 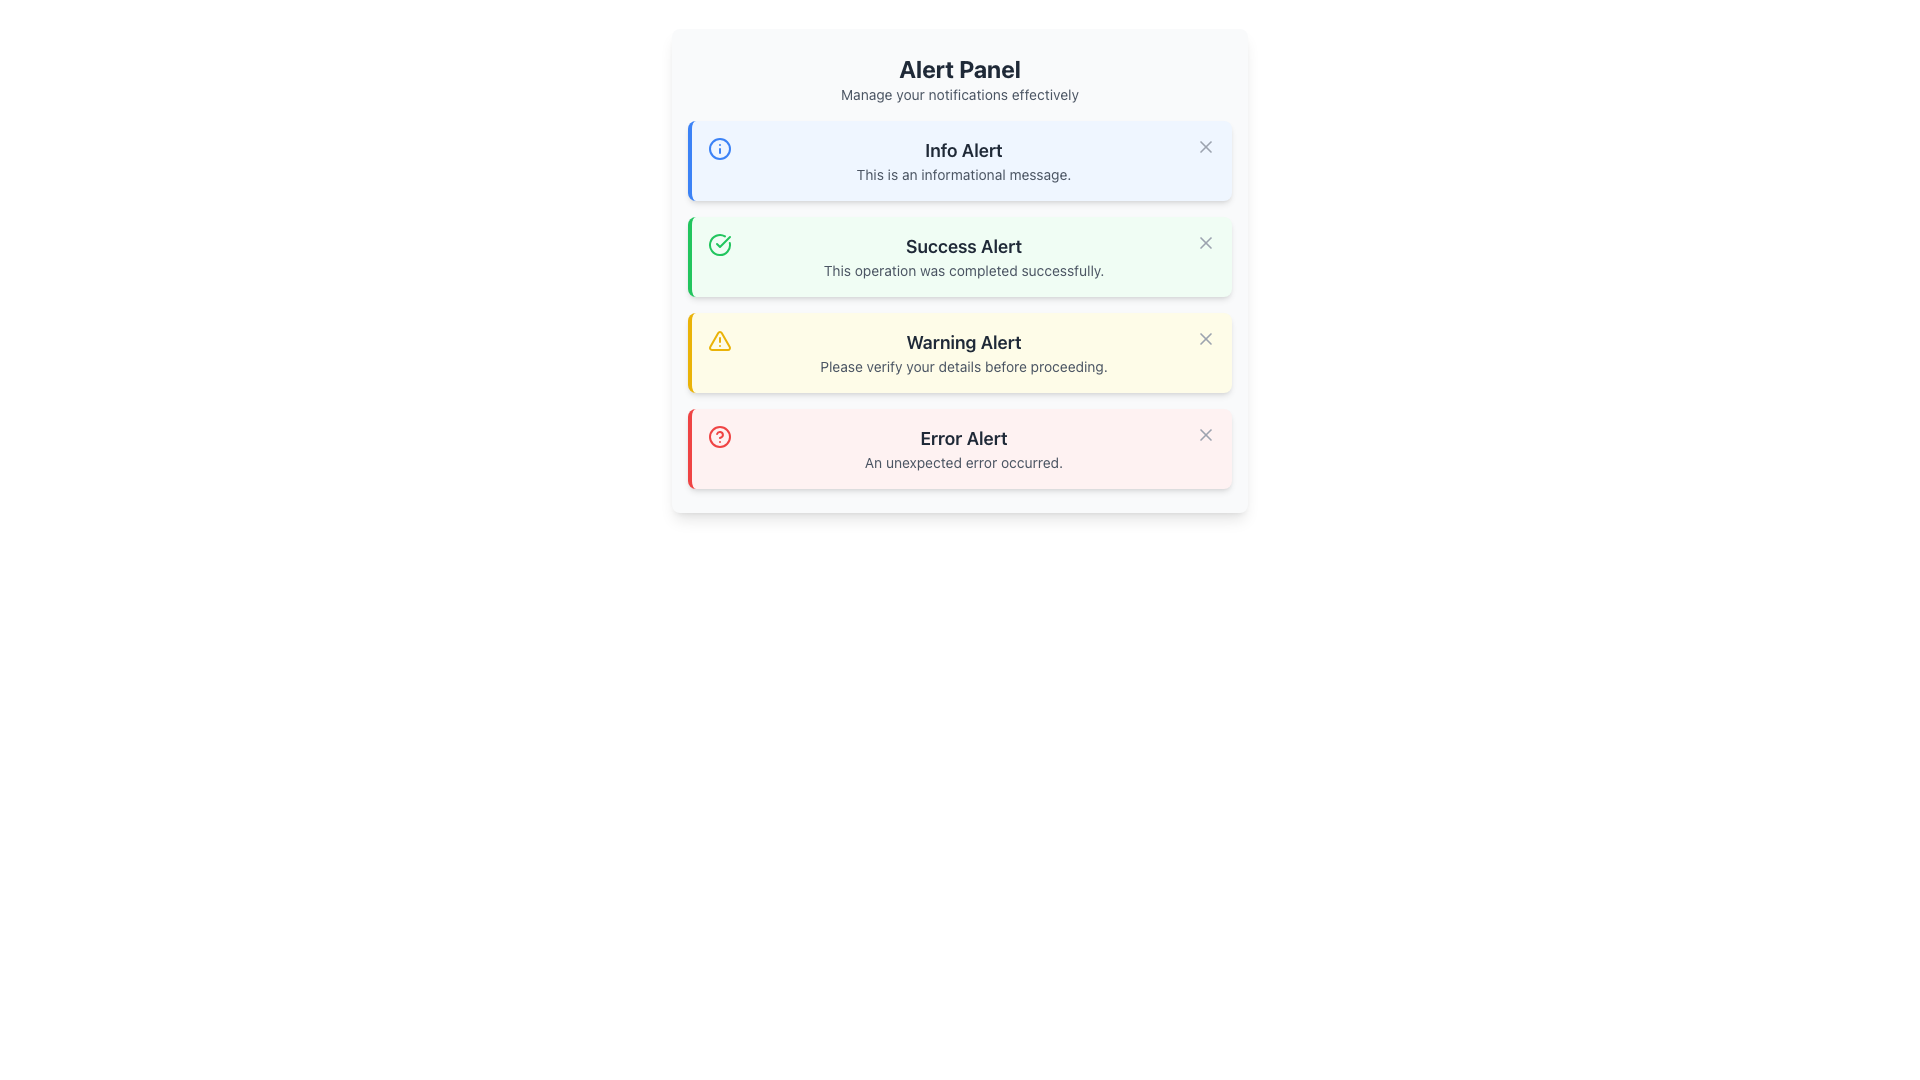 What do you see at coordinates (964, 270) in the screenshot?
I see `the text message 'This operation was completed successfully.' located beneath the title 'Success Alert' in the green-highlighted notification panel` at bounding box center [964, 270].